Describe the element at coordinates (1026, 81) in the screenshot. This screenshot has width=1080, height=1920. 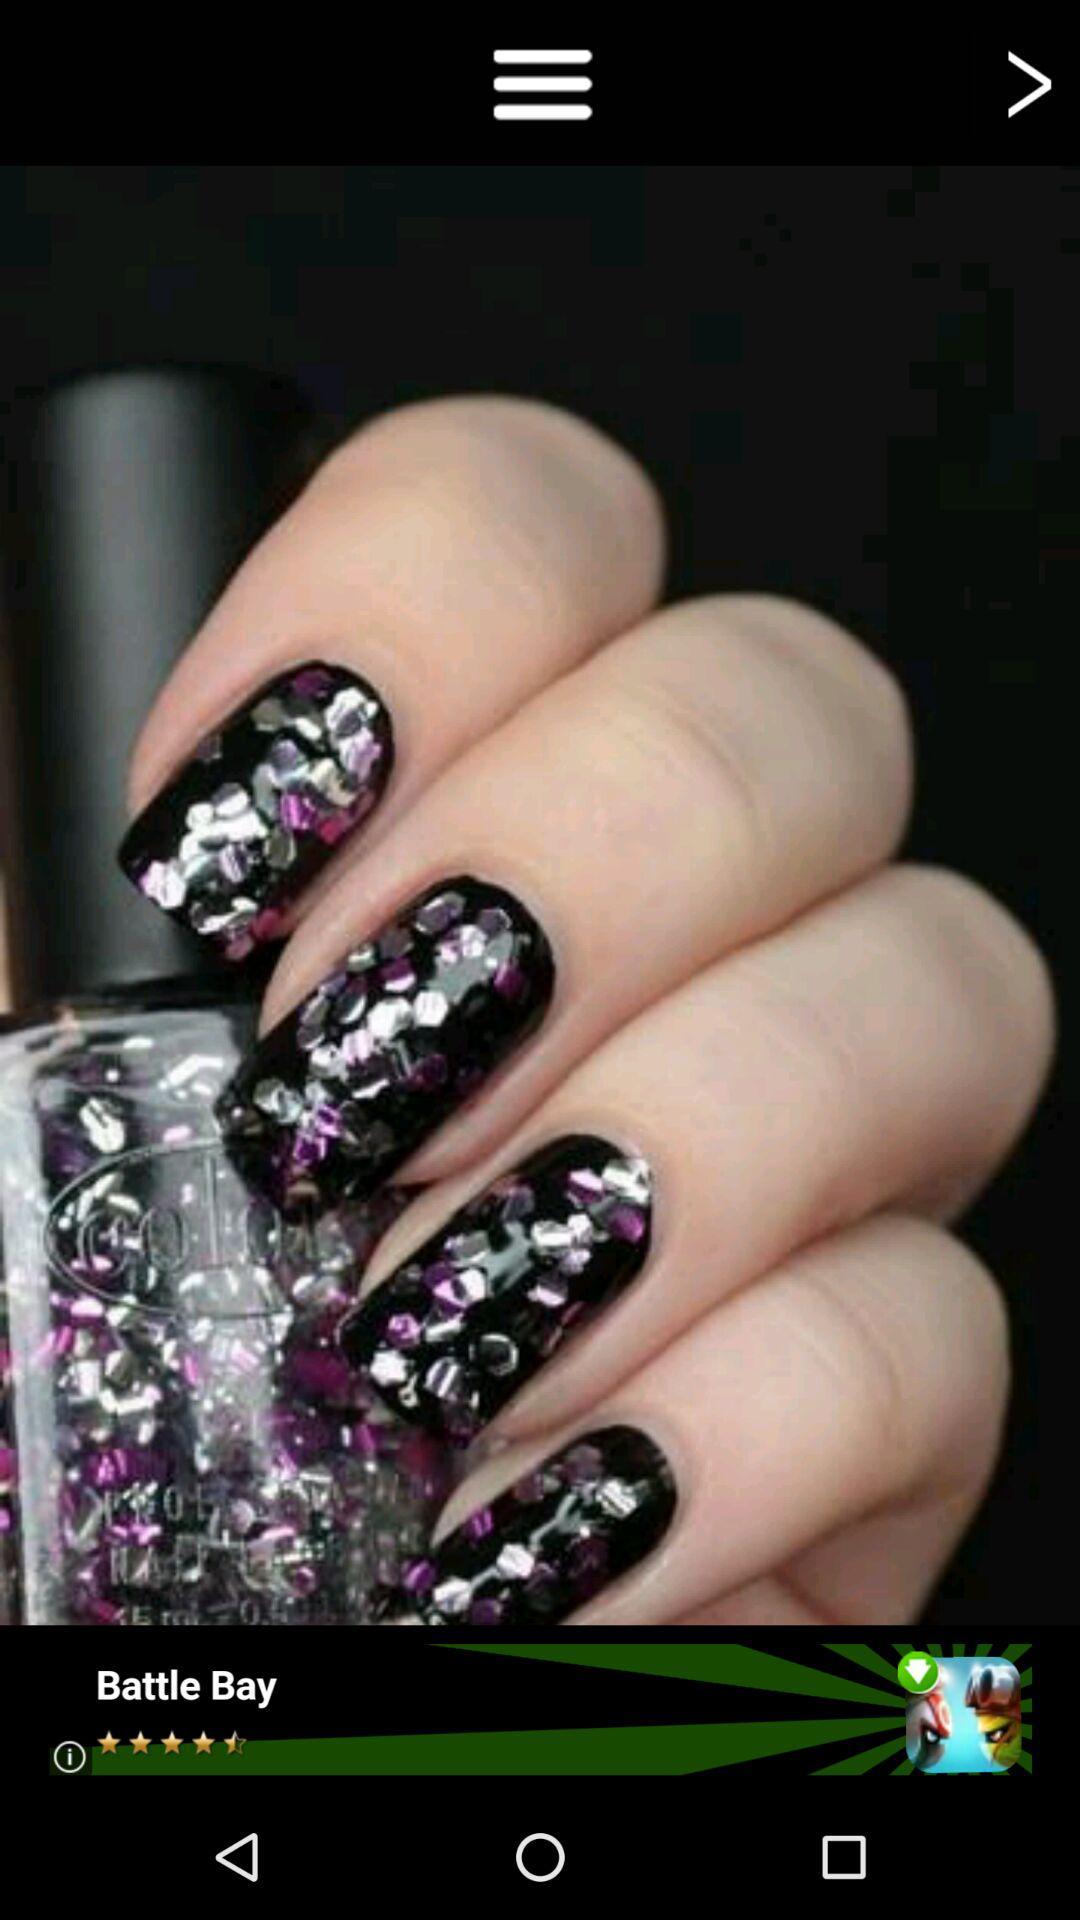
I see `next or swipe right` at that location.